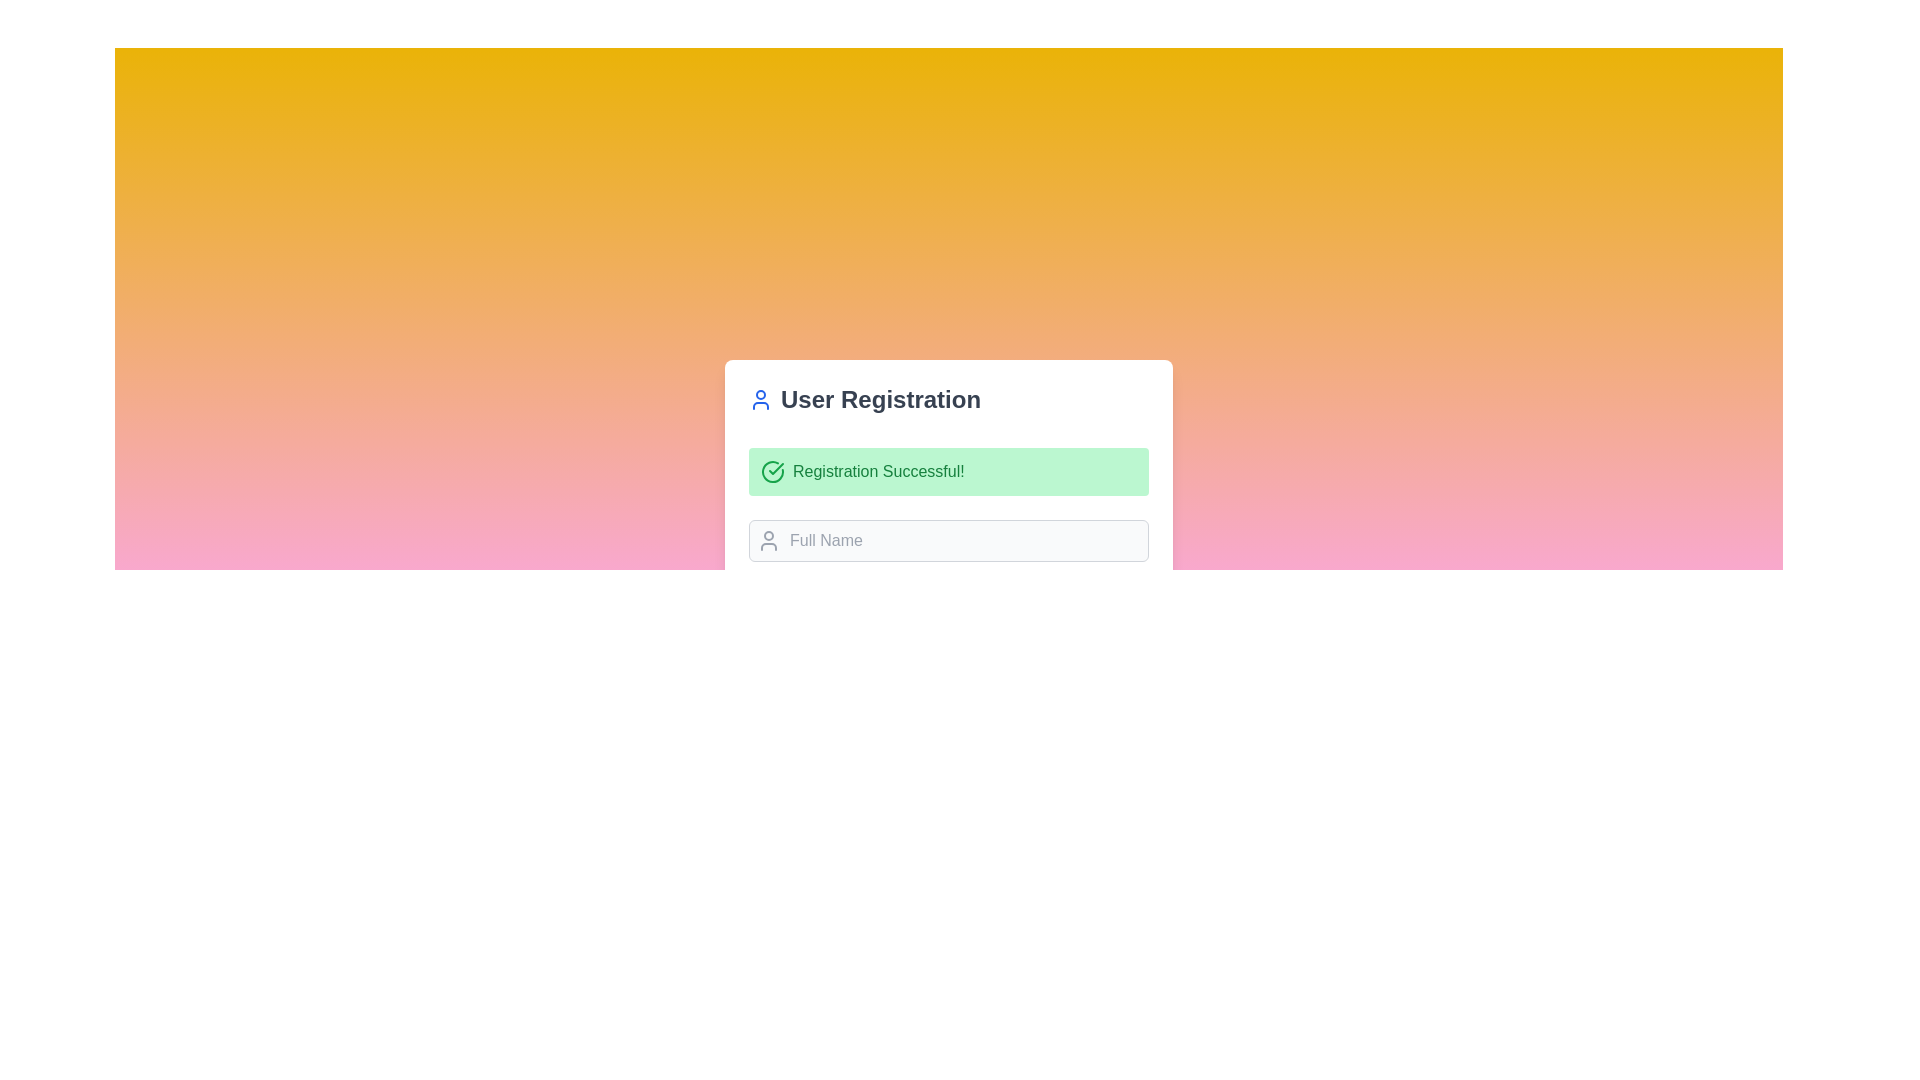 This screenshot has height=1080, width=1920. I want to click on the green circular checkmark icon with a tick inside, located on the left side of the 'Registration Successful!' notification bar, so click(771, 471).